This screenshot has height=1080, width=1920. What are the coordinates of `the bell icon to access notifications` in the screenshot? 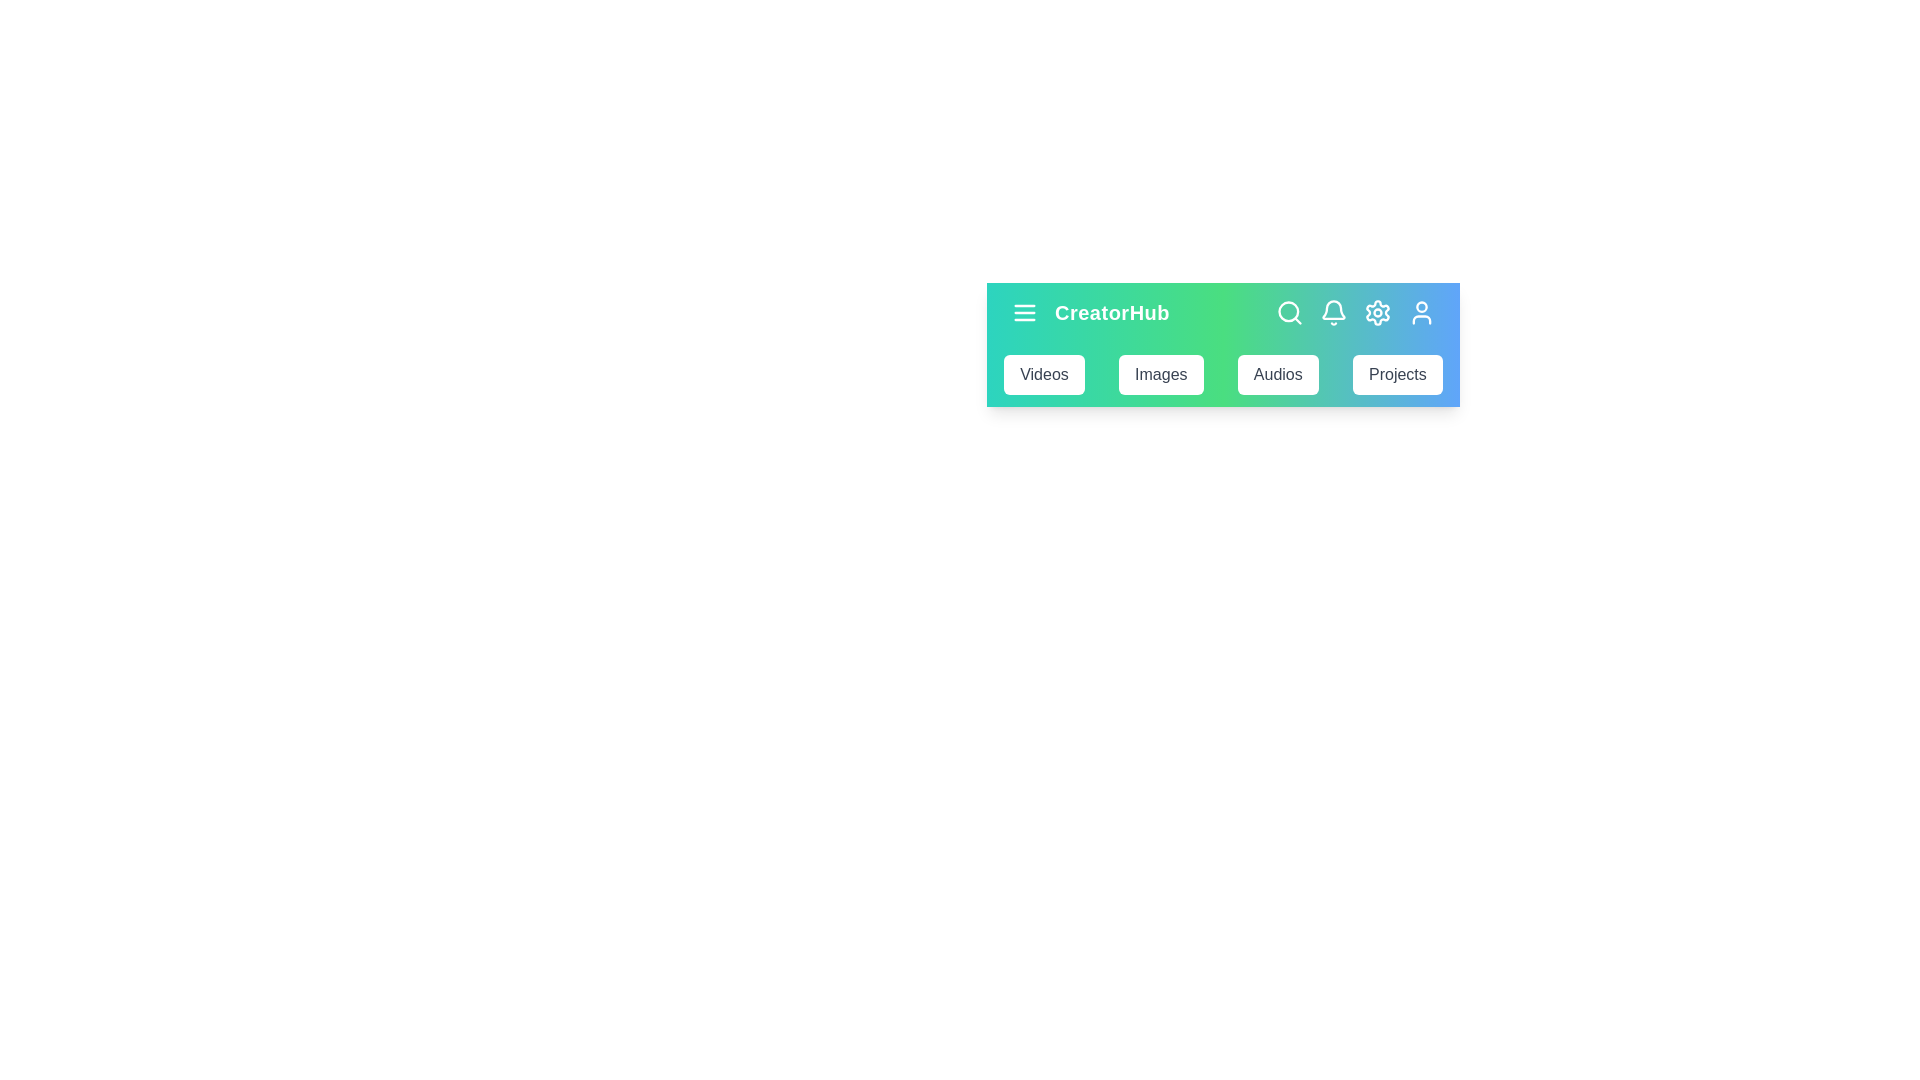 It's located at (1334, 312).